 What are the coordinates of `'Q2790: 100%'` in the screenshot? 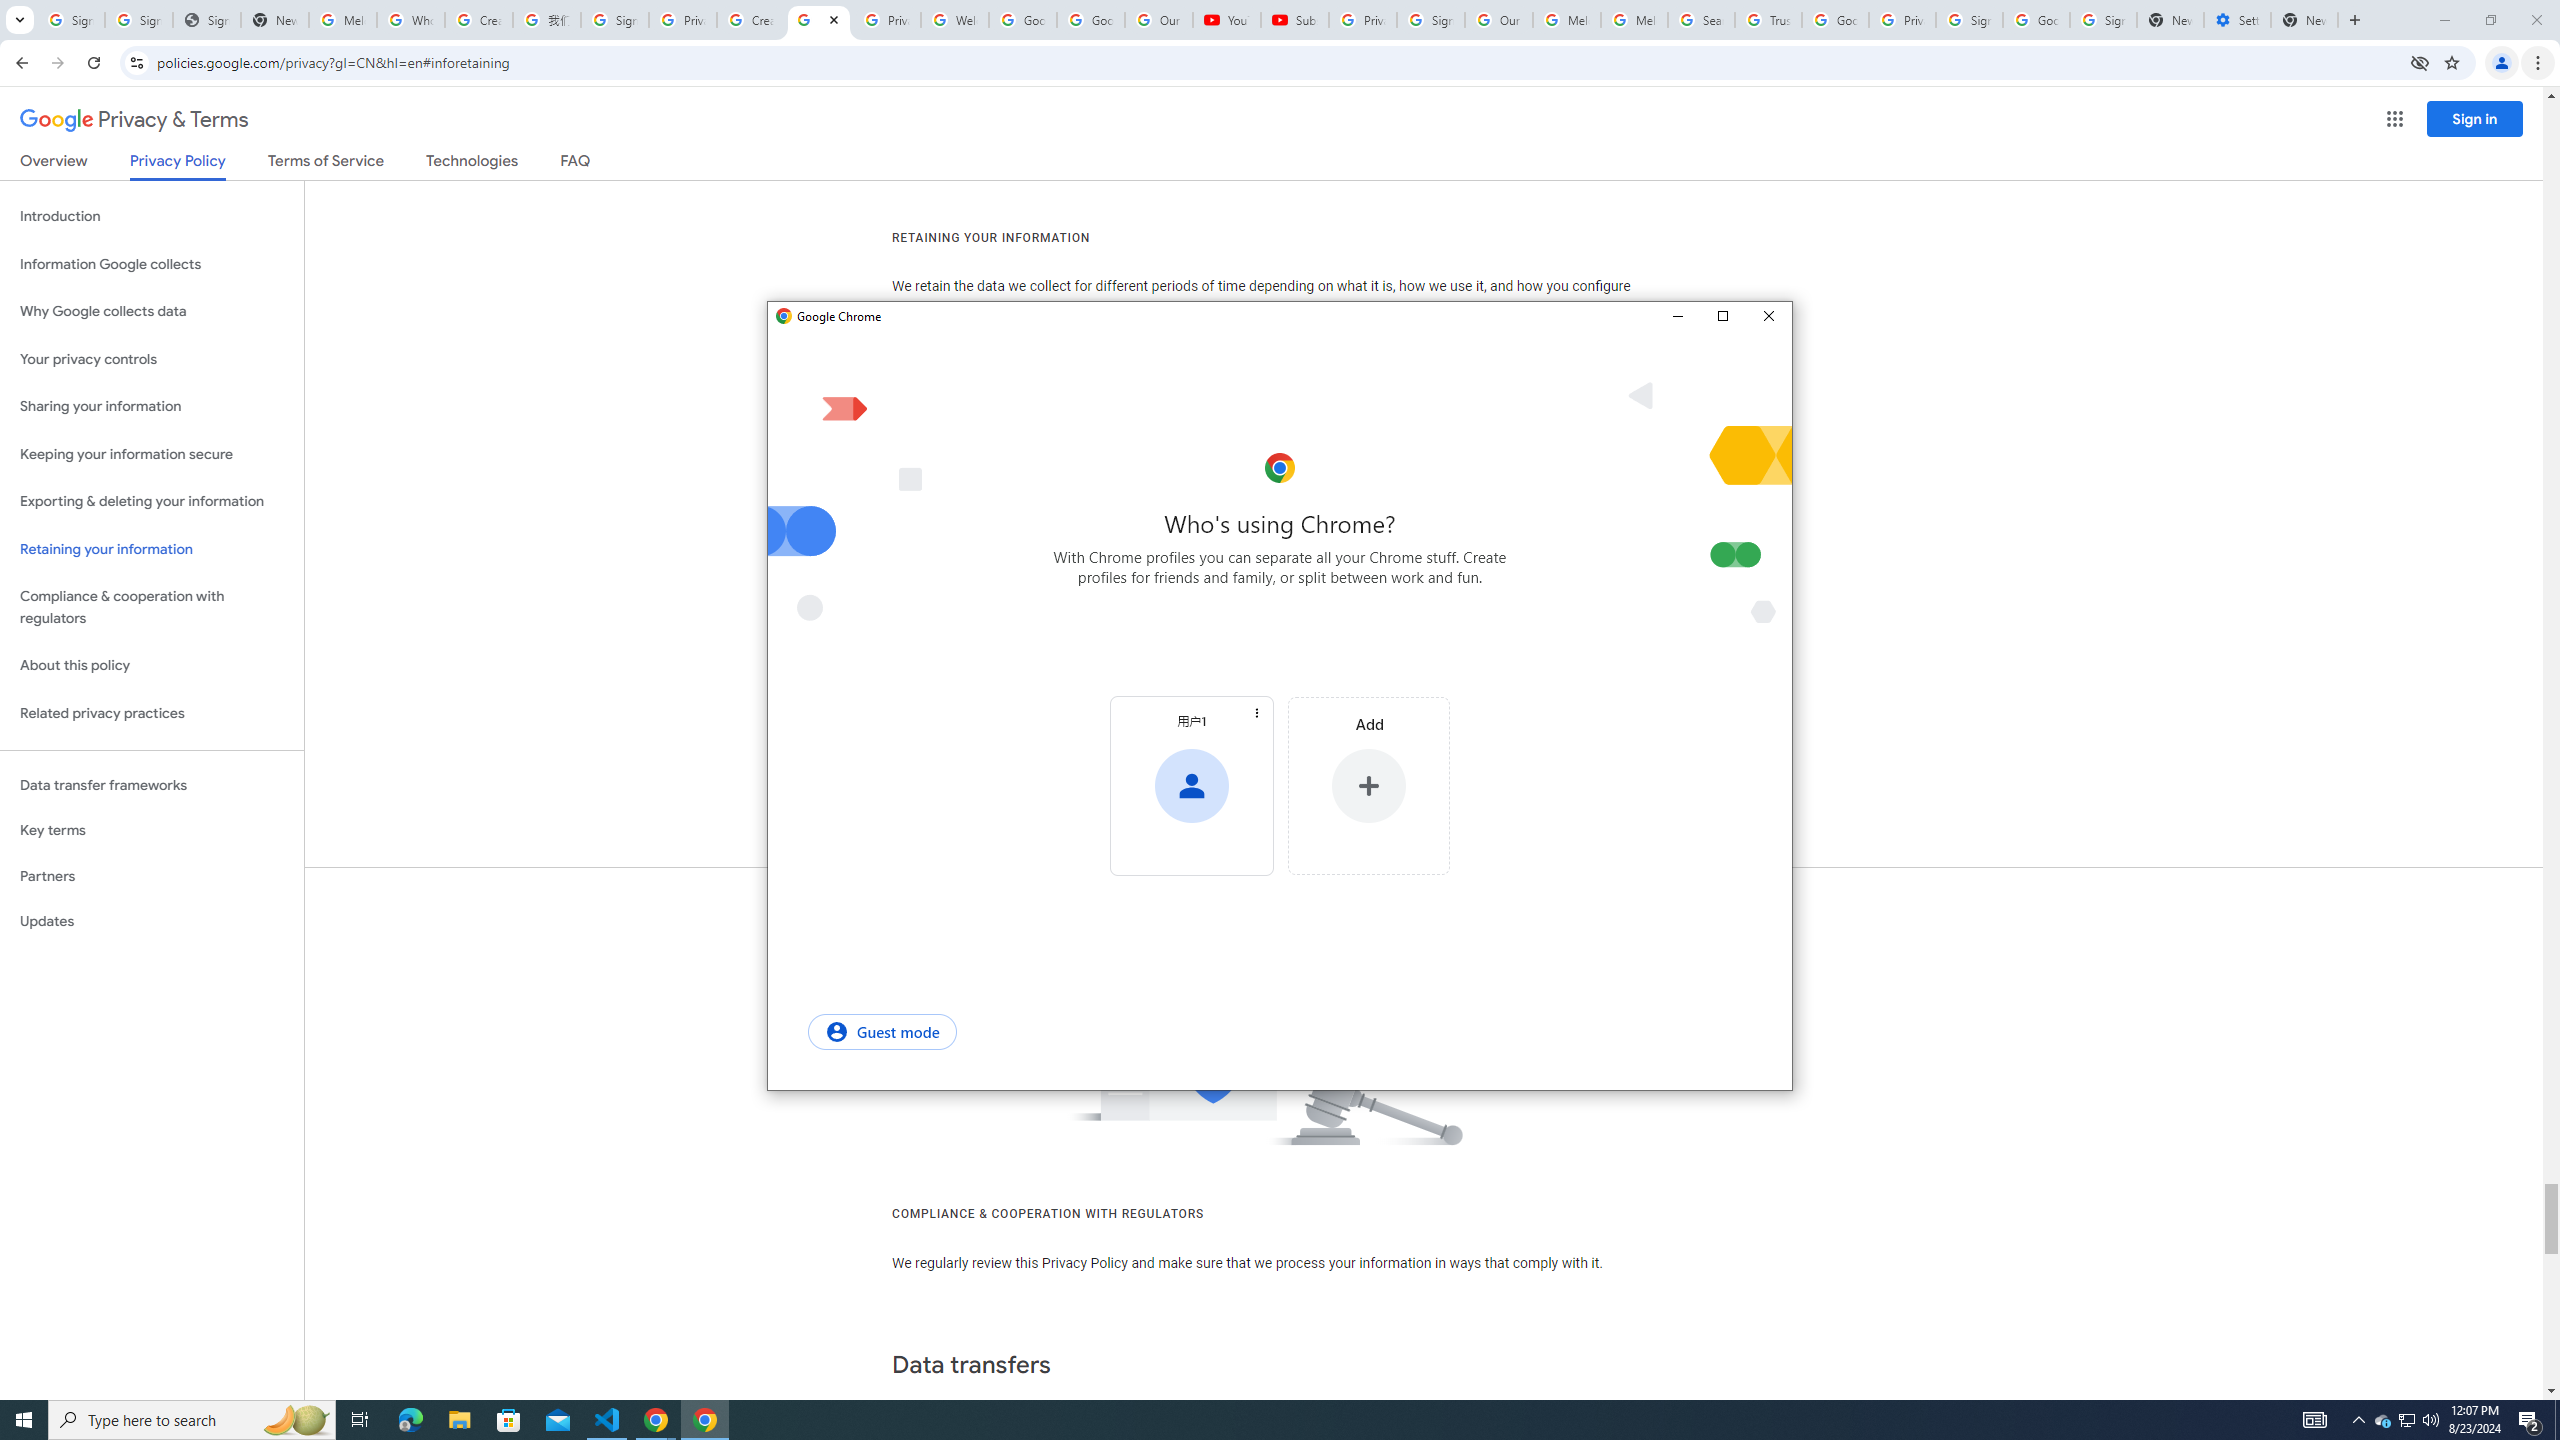 It's located at (2315, 1418).